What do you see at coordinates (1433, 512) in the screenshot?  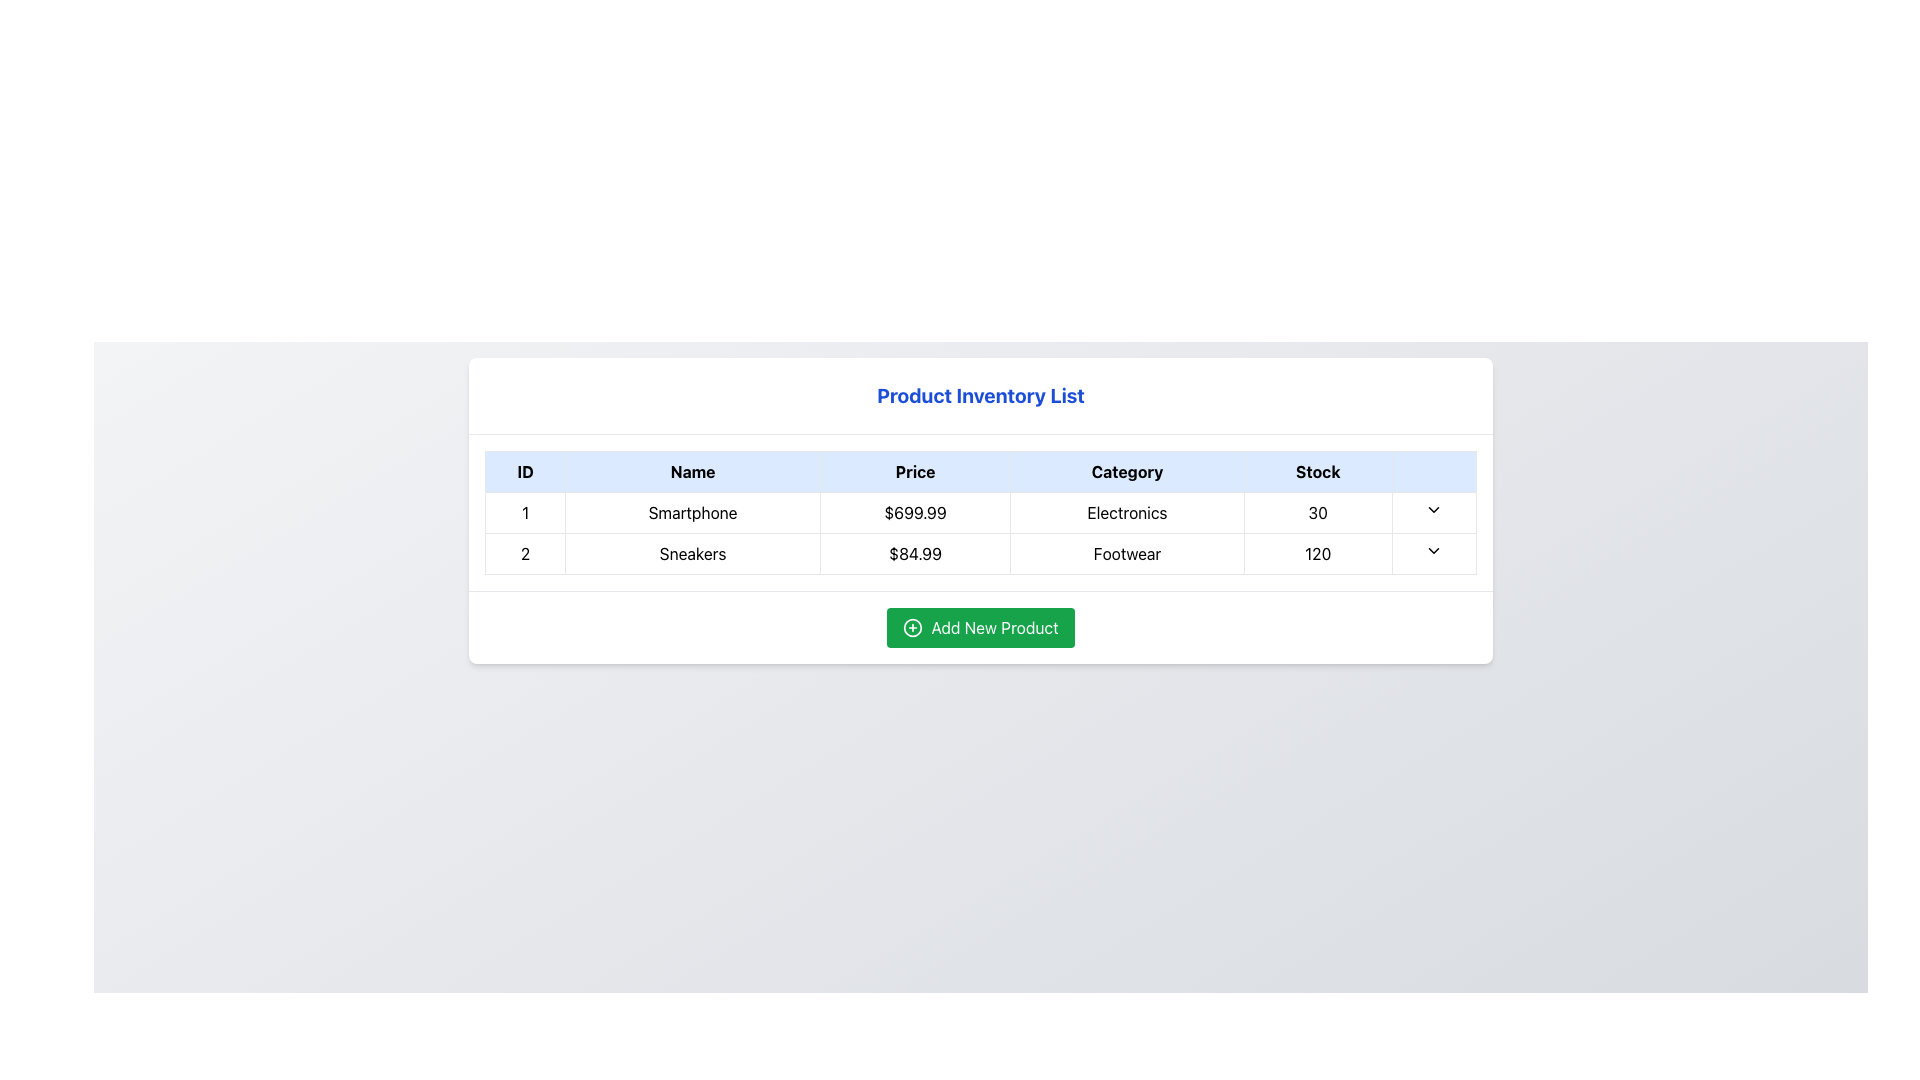 I see `the dropdown arrow icon in the last column of the row for the product 'Smartphone'` at bounding box center [1433, 512].